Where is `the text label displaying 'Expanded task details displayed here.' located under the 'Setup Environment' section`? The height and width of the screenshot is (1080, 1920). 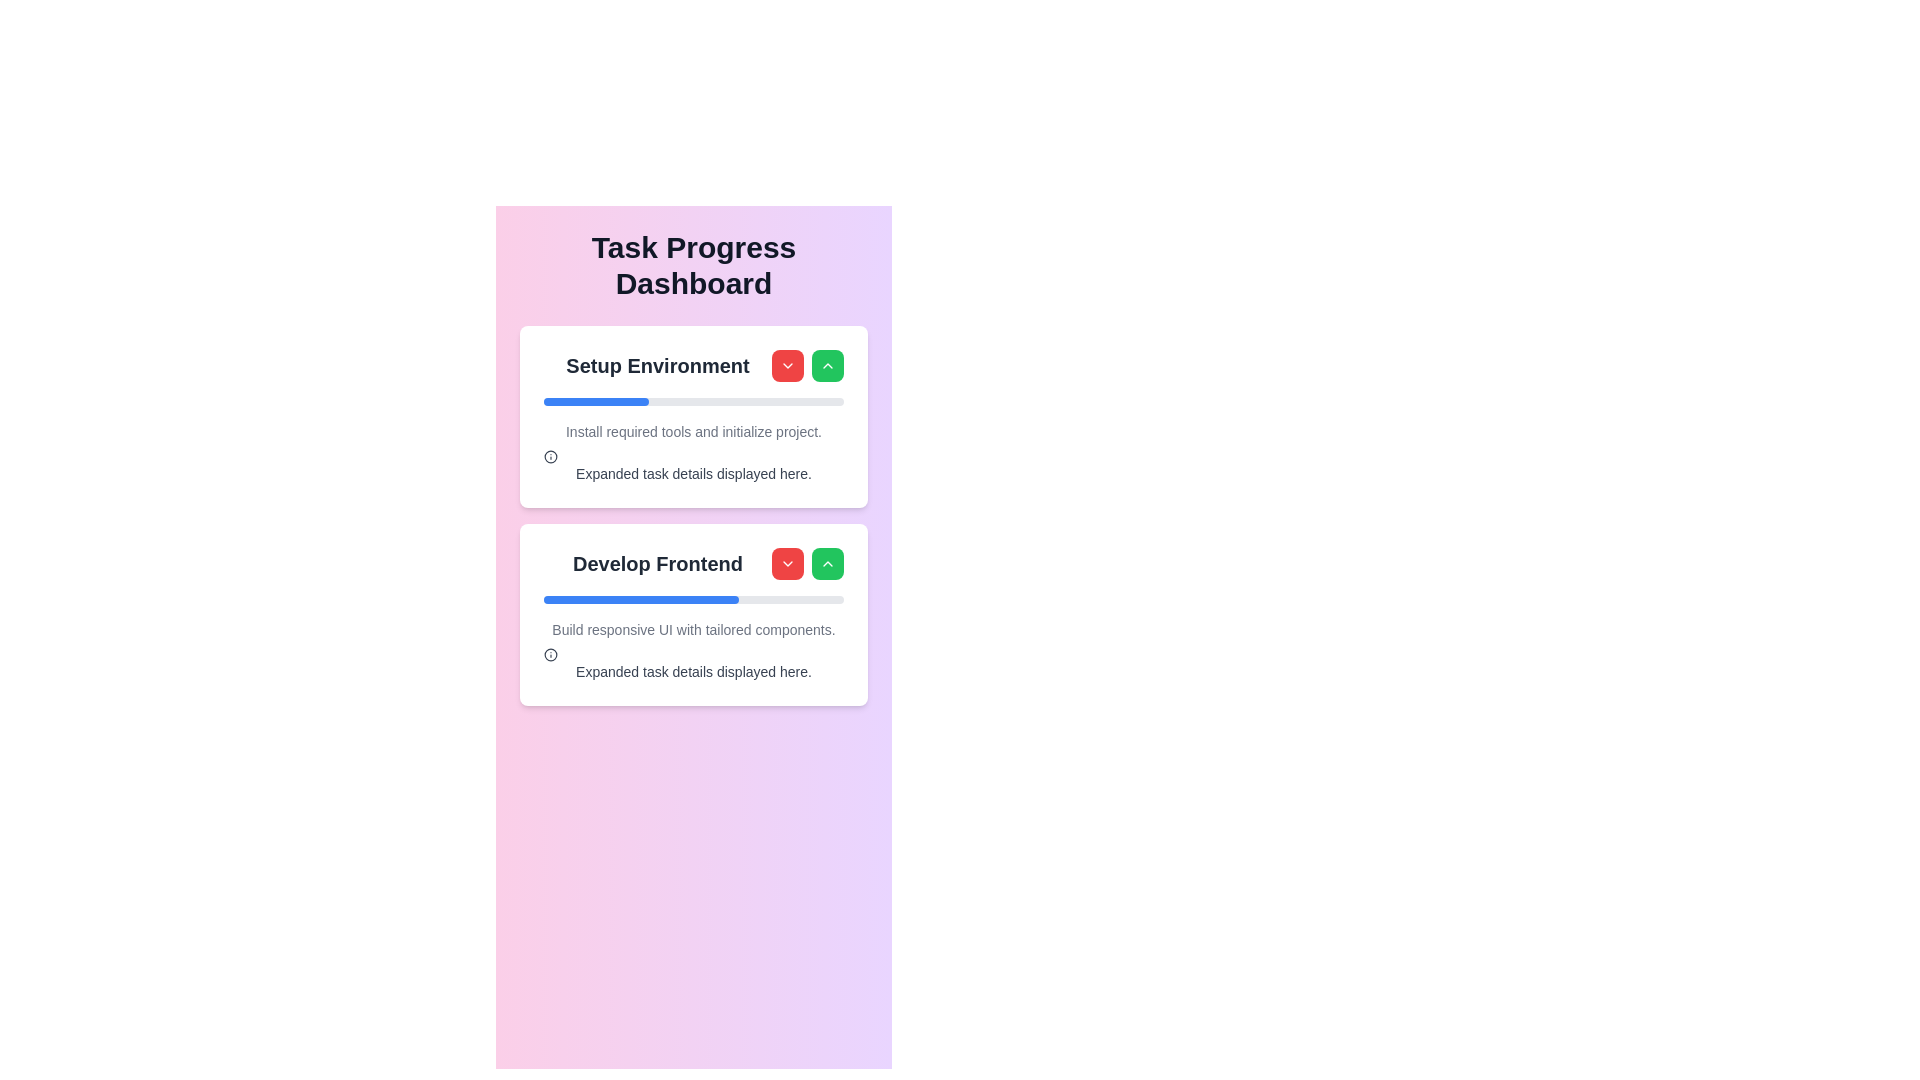 the text label displaying 'Expanded task details displayed here.' located under the 'Setup Environment' section is located at coordinates (694, 466).